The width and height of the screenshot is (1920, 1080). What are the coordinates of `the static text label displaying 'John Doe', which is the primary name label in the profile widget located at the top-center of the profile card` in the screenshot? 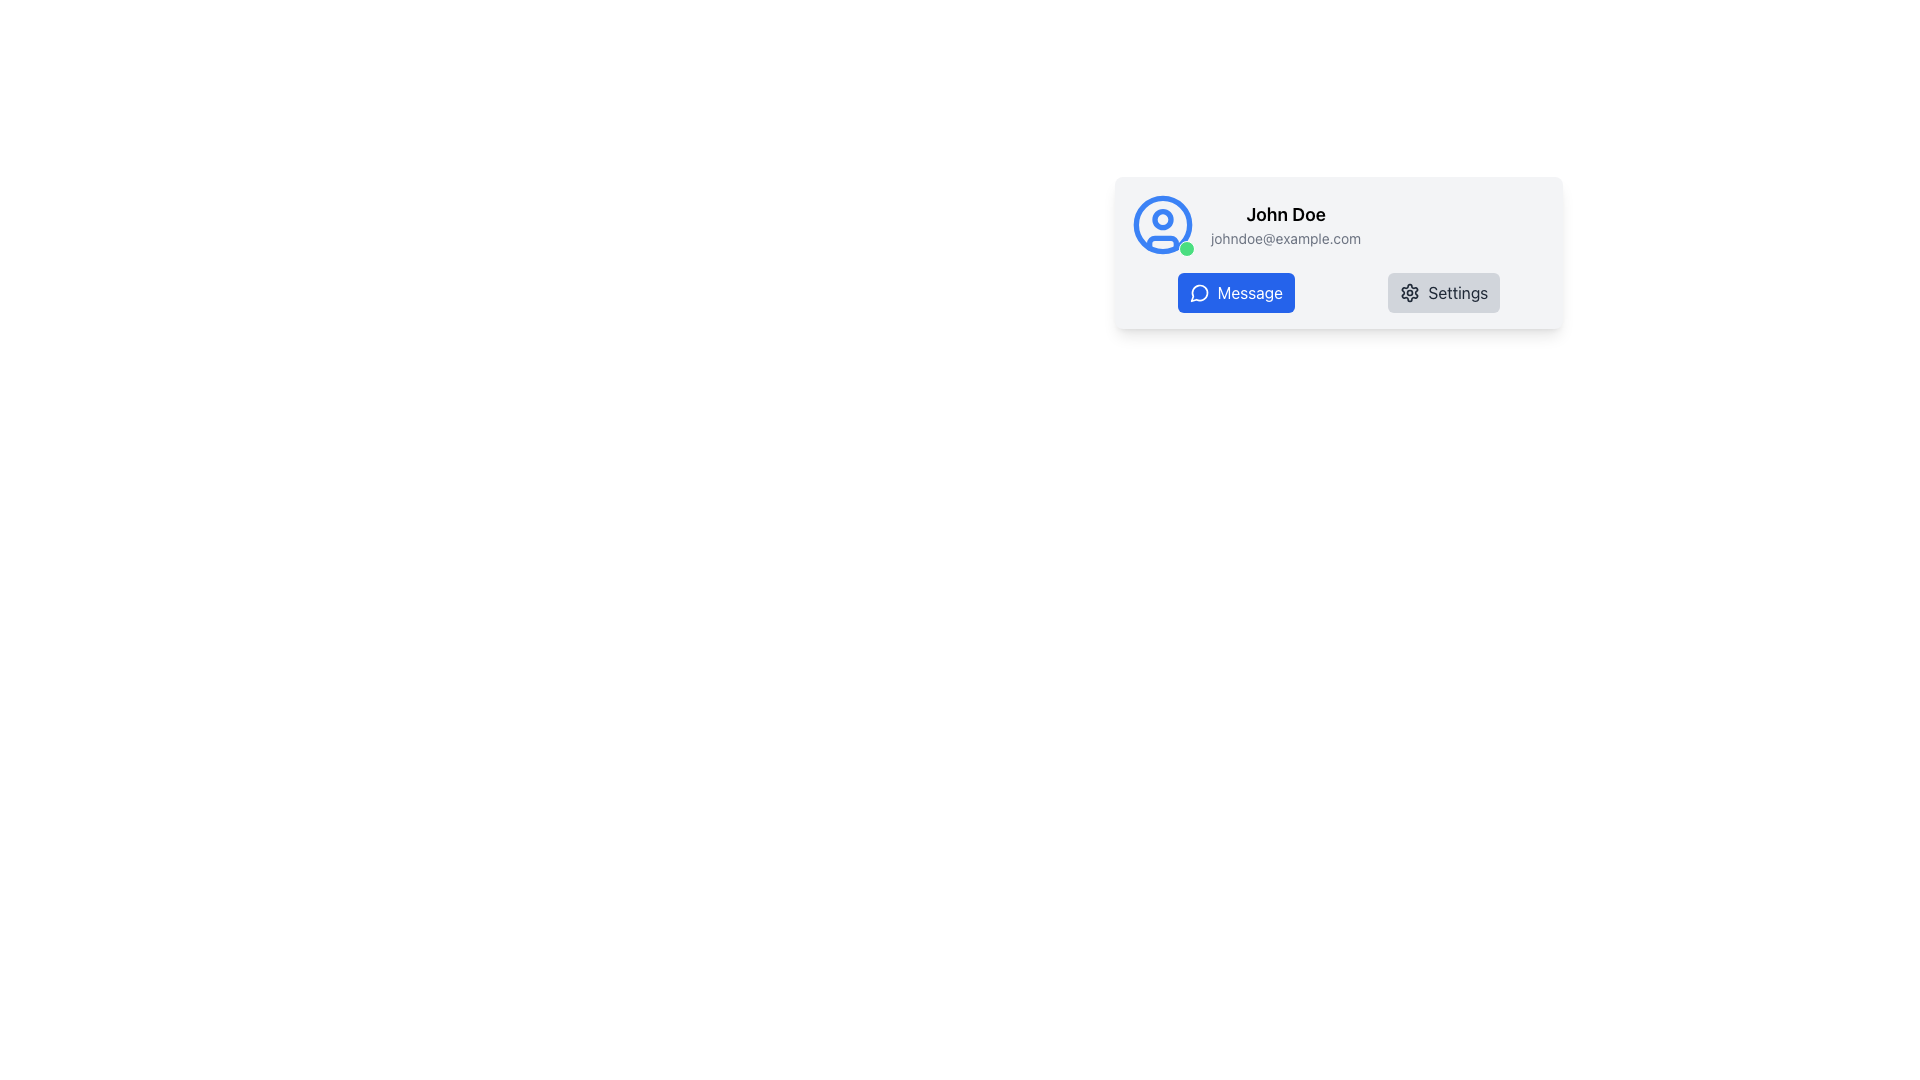 It's located at (1286, 215).